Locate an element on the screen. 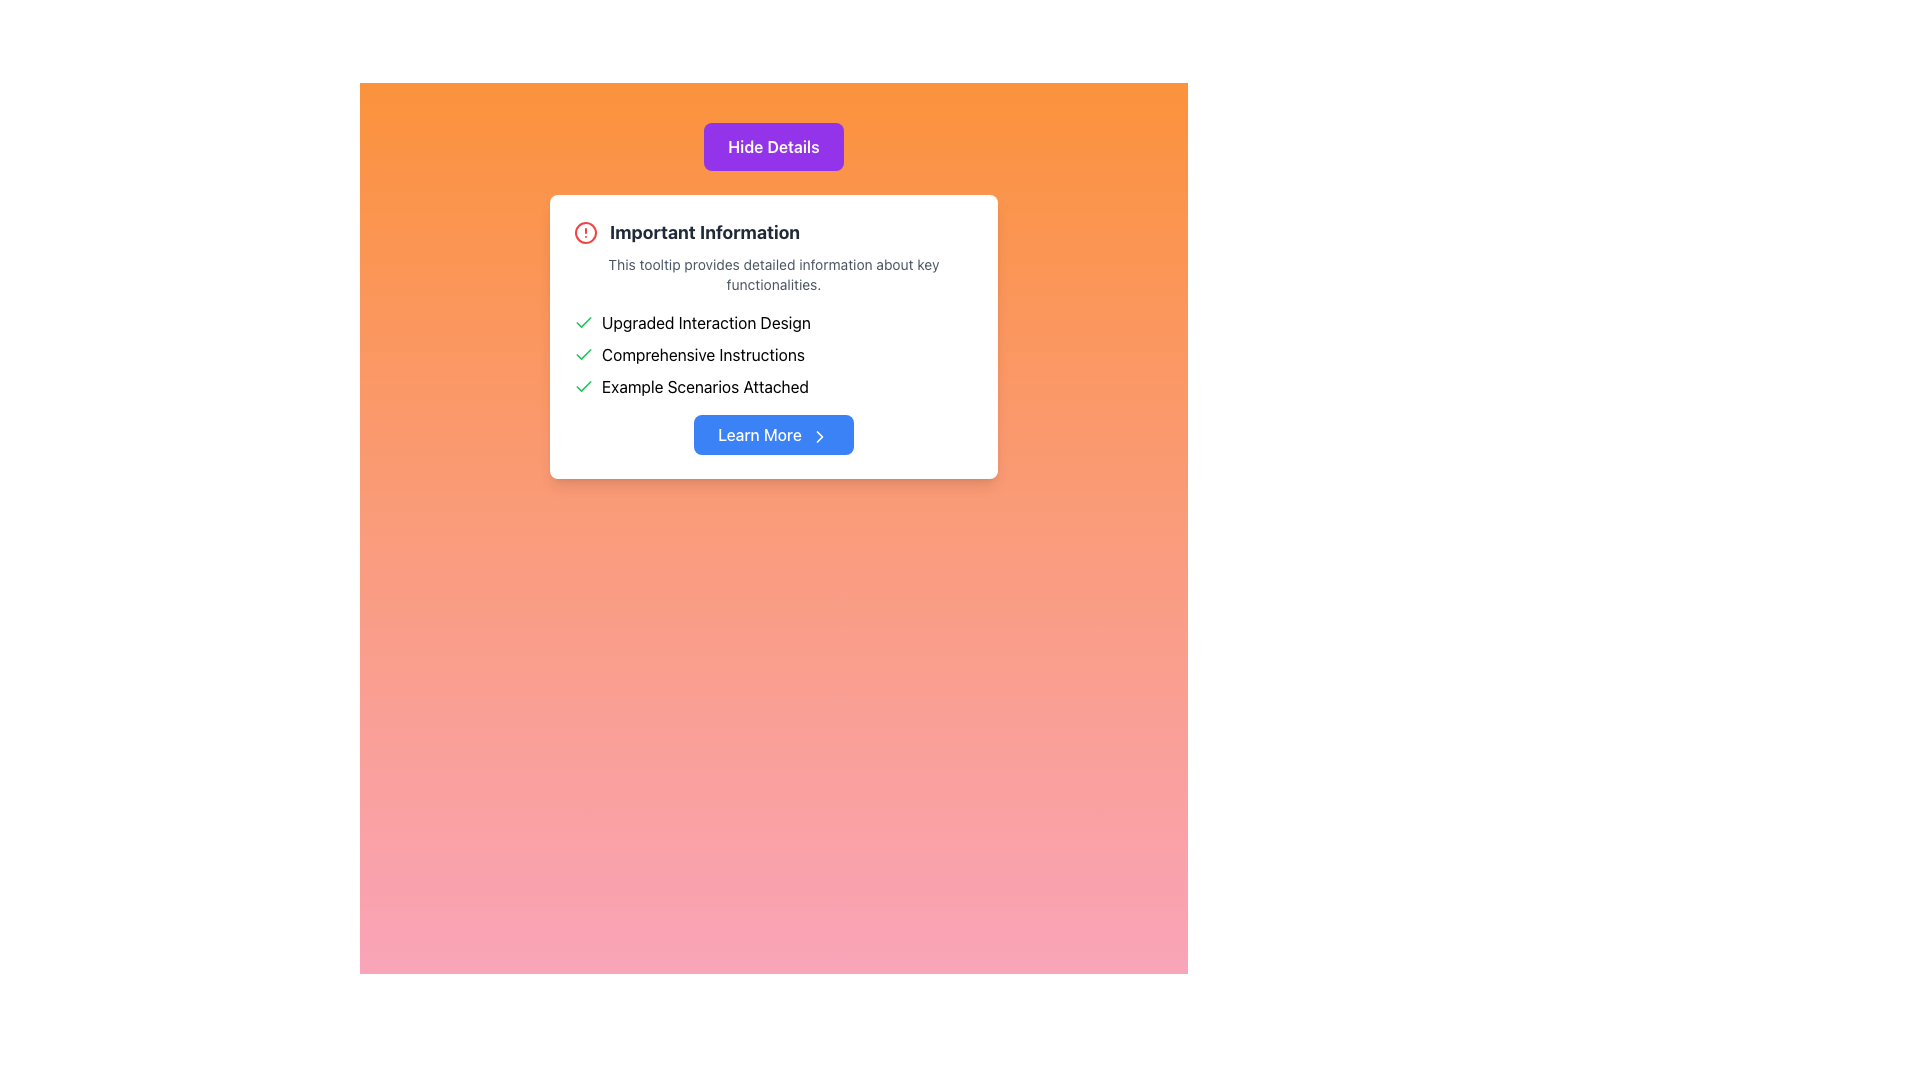  the vertically arranged list containing the text 'Upgraded Interaction Design,' 'Comprehensive Instructions,' and 'Example Scenarios Attached,' which is located in the modal titled 'Important Information.' is located at coordinates (772, 353).